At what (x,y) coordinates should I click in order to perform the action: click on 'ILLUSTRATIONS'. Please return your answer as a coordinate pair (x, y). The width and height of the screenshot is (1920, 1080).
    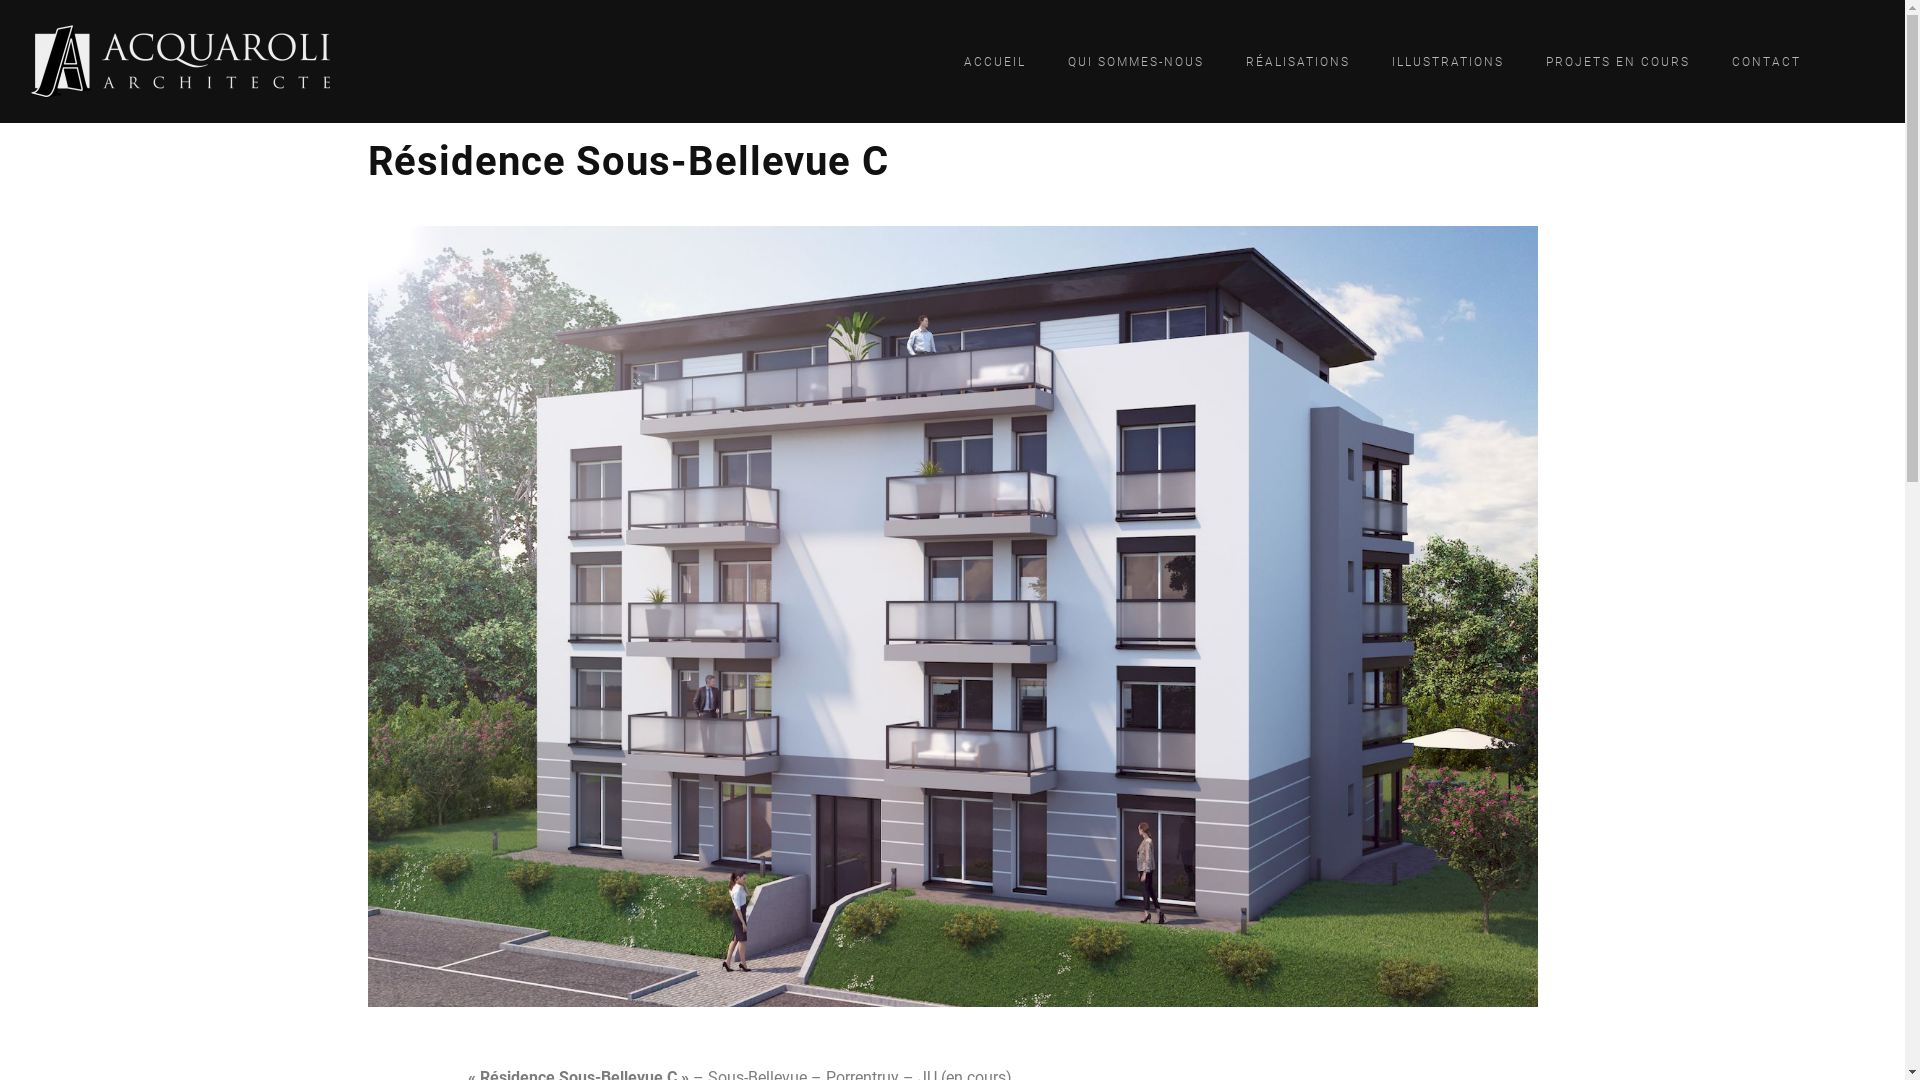
    Looking at the image, I should click on (1448, 60).